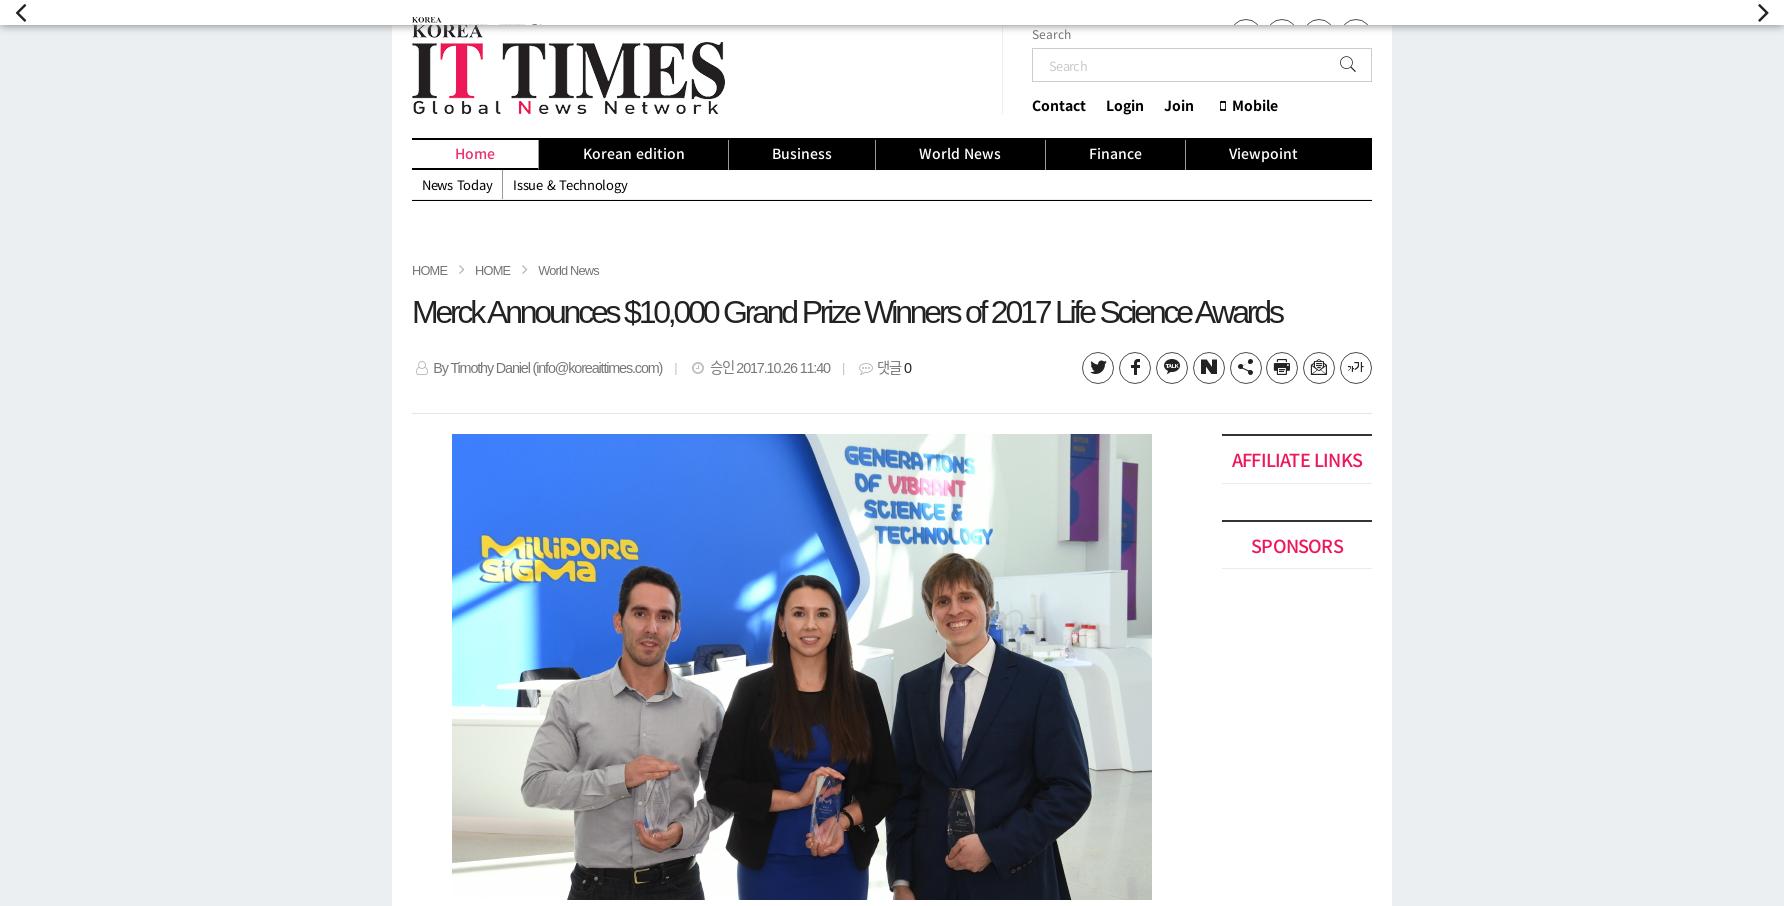  I want to click on 'Korean edition', so click(631, 153).